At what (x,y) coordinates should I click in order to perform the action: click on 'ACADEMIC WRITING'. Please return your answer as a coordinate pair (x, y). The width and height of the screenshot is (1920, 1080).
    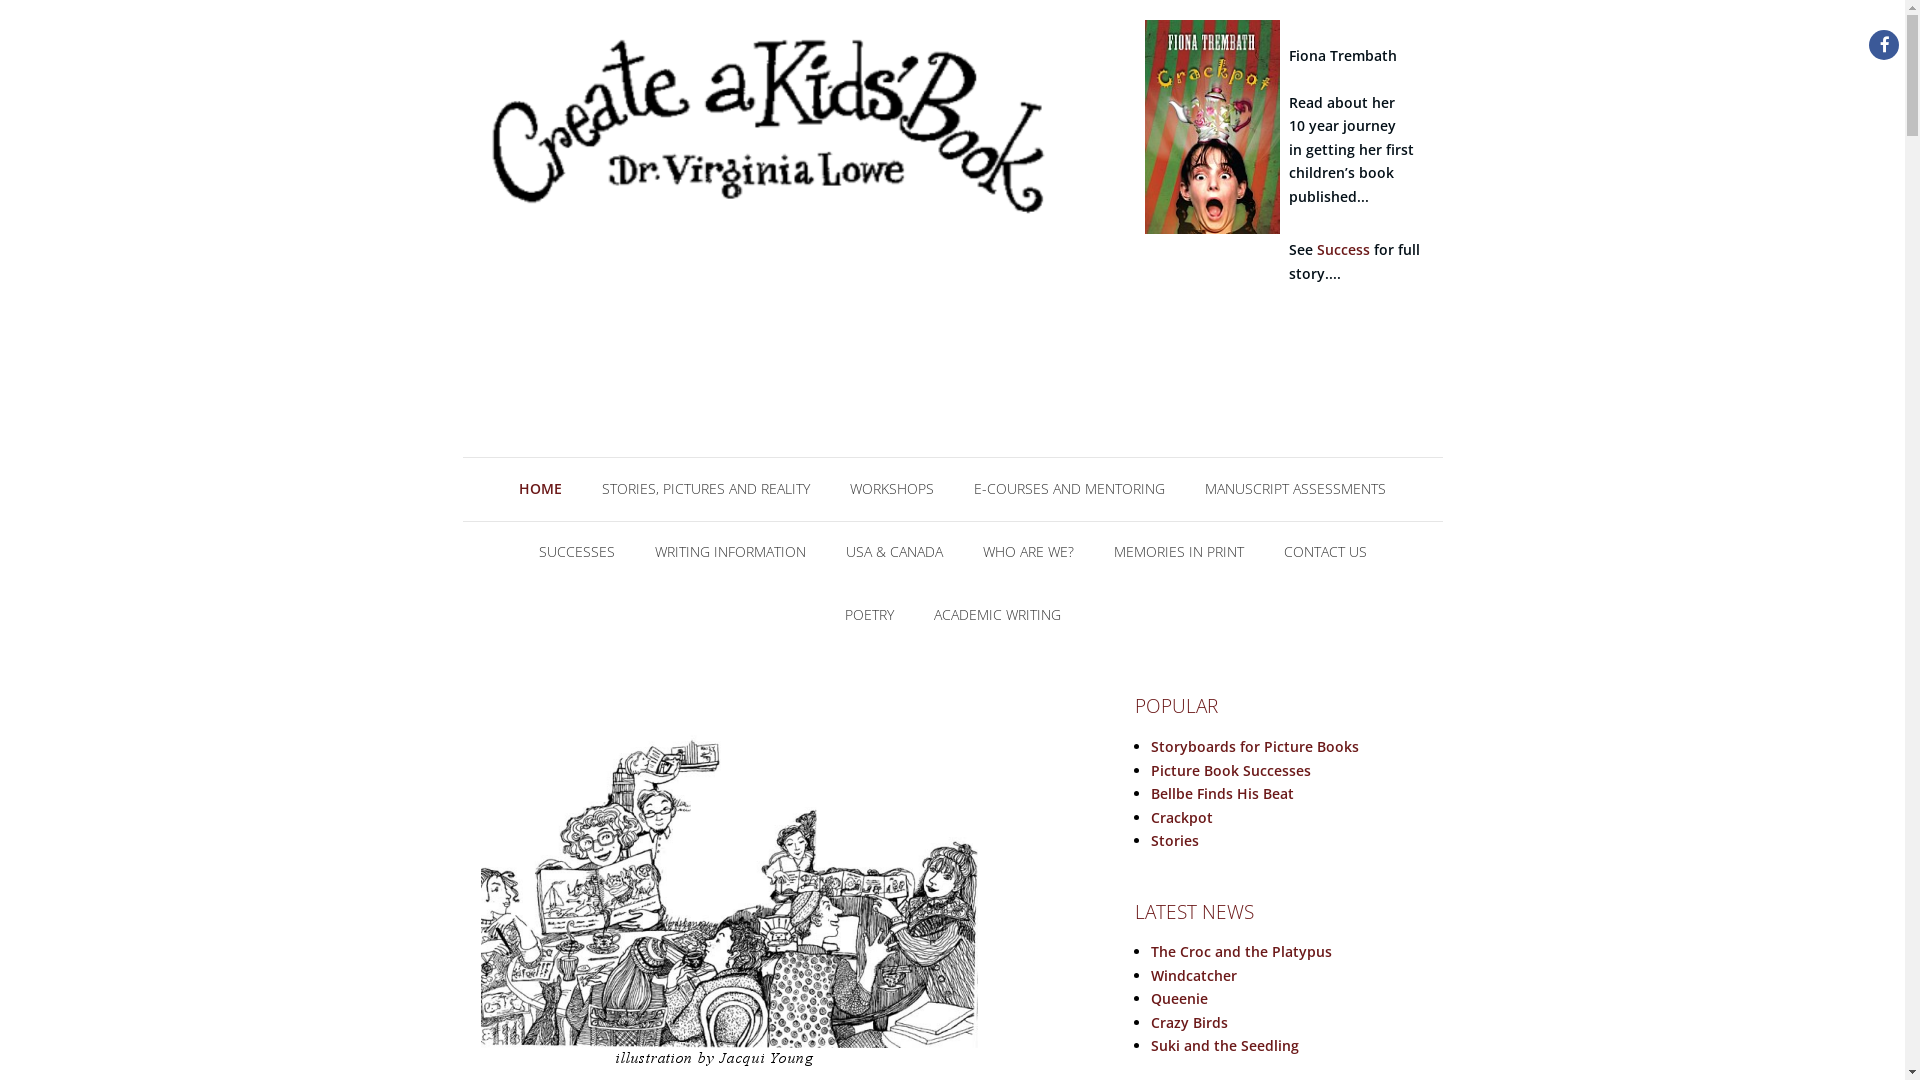
    Looking at the image, I should click on (912, 611).